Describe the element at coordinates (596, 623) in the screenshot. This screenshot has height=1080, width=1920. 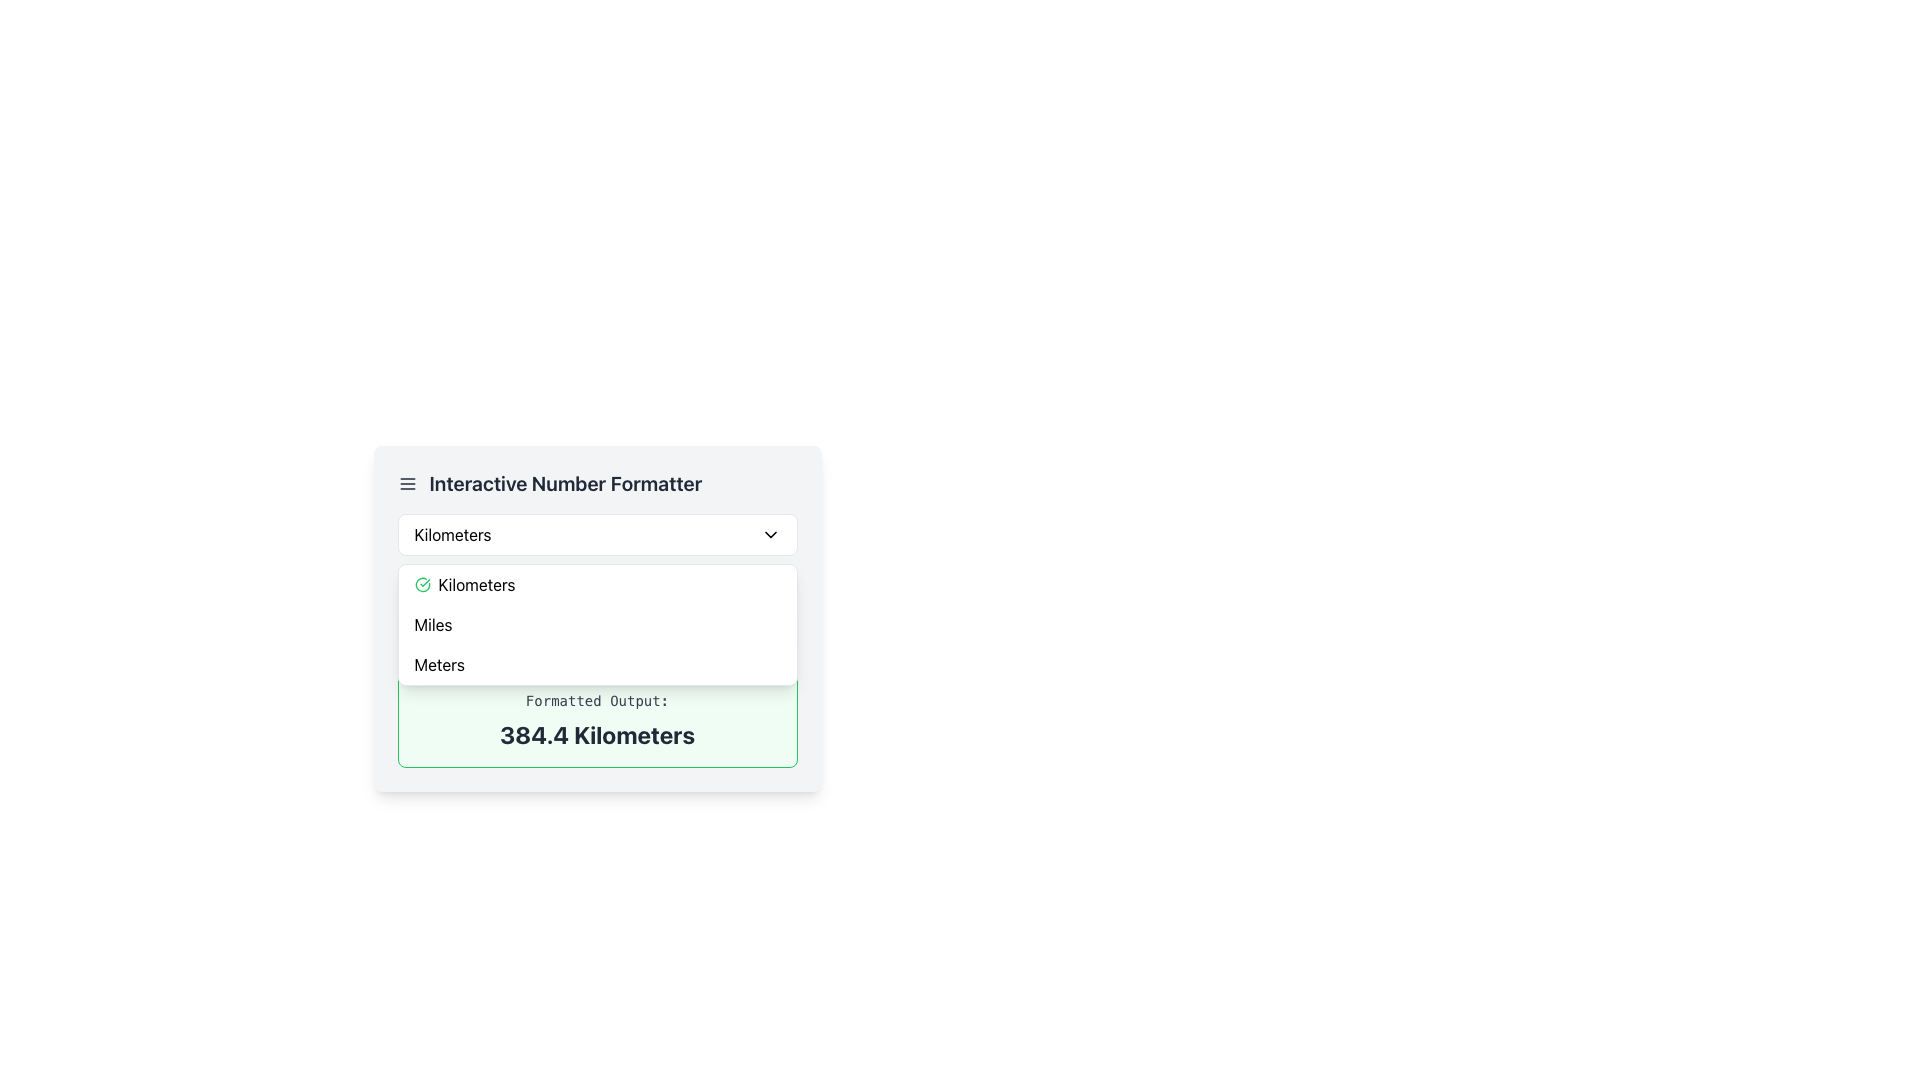
I see `the 'Miles' option in the dropdown menu, which is the second choice below 'Kilometers' and above 'Meters'` at that location.